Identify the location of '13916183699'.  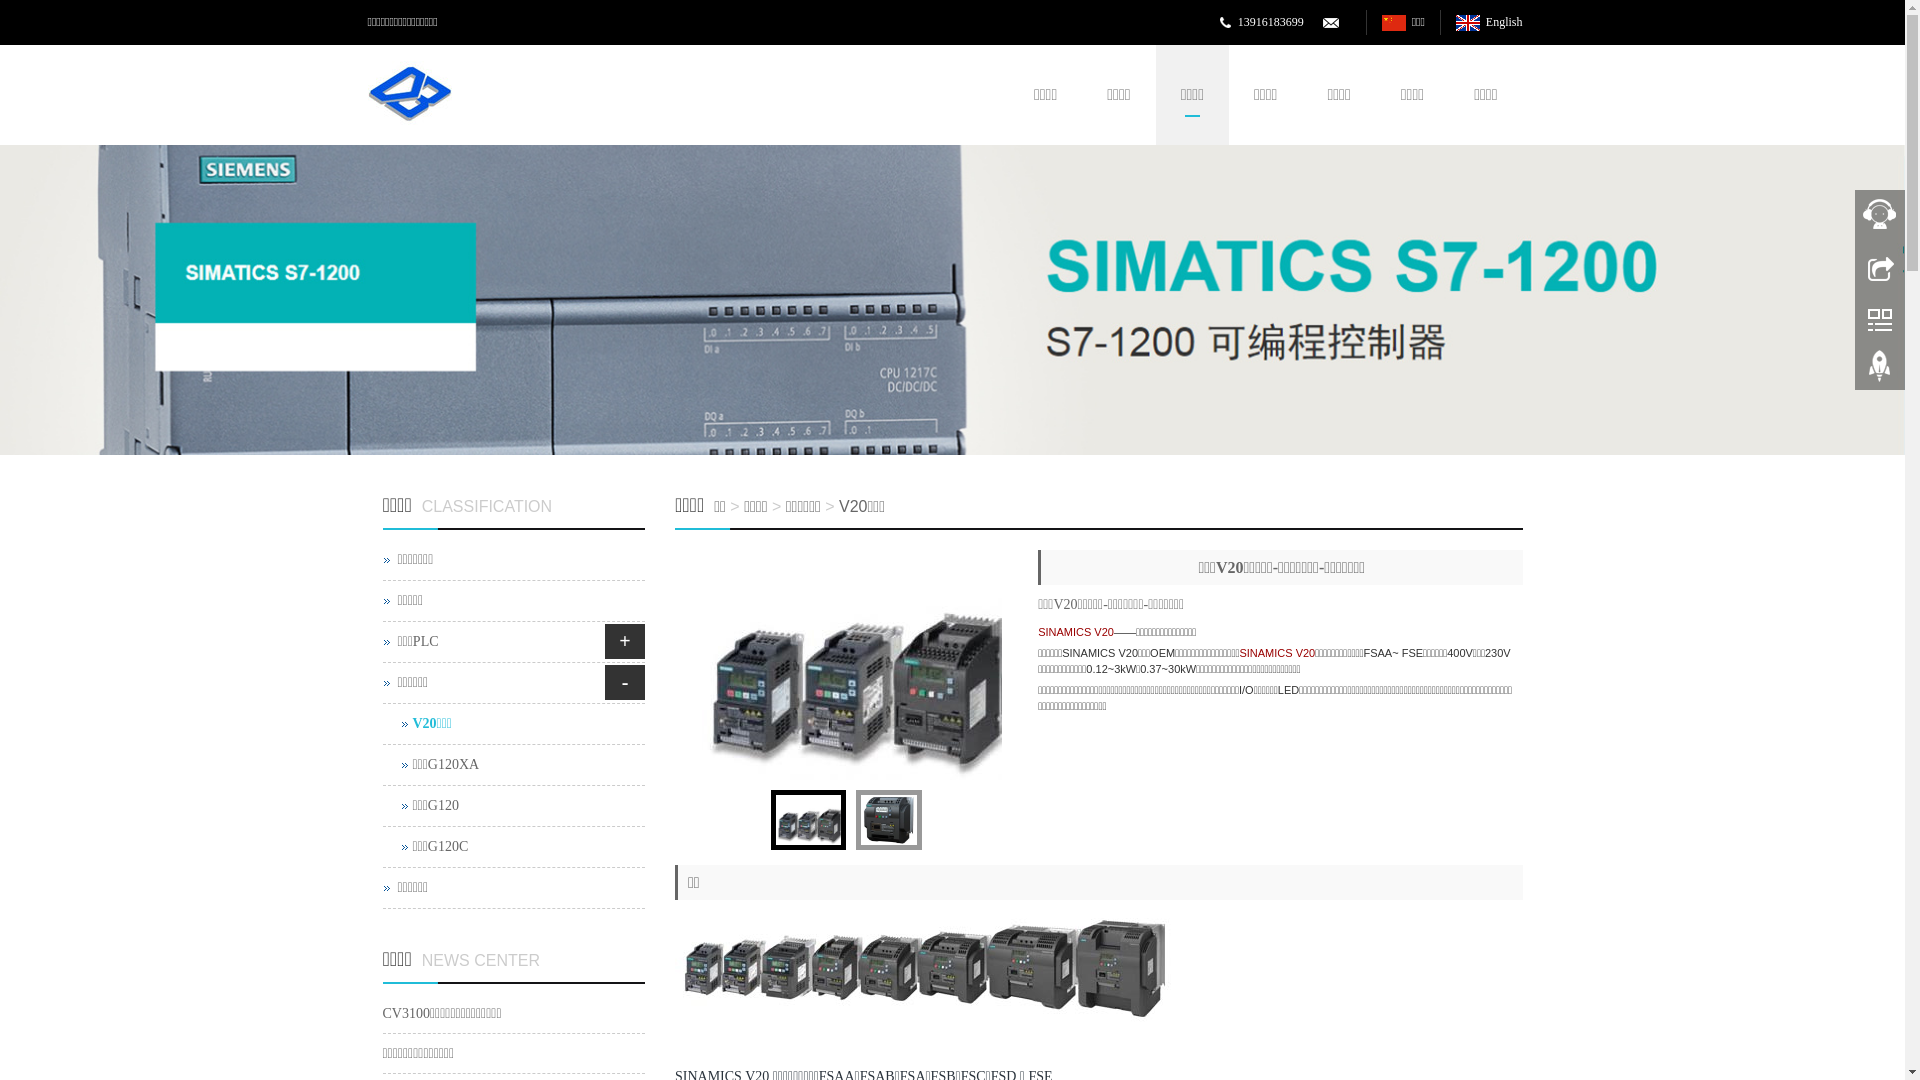
(1270, 22).